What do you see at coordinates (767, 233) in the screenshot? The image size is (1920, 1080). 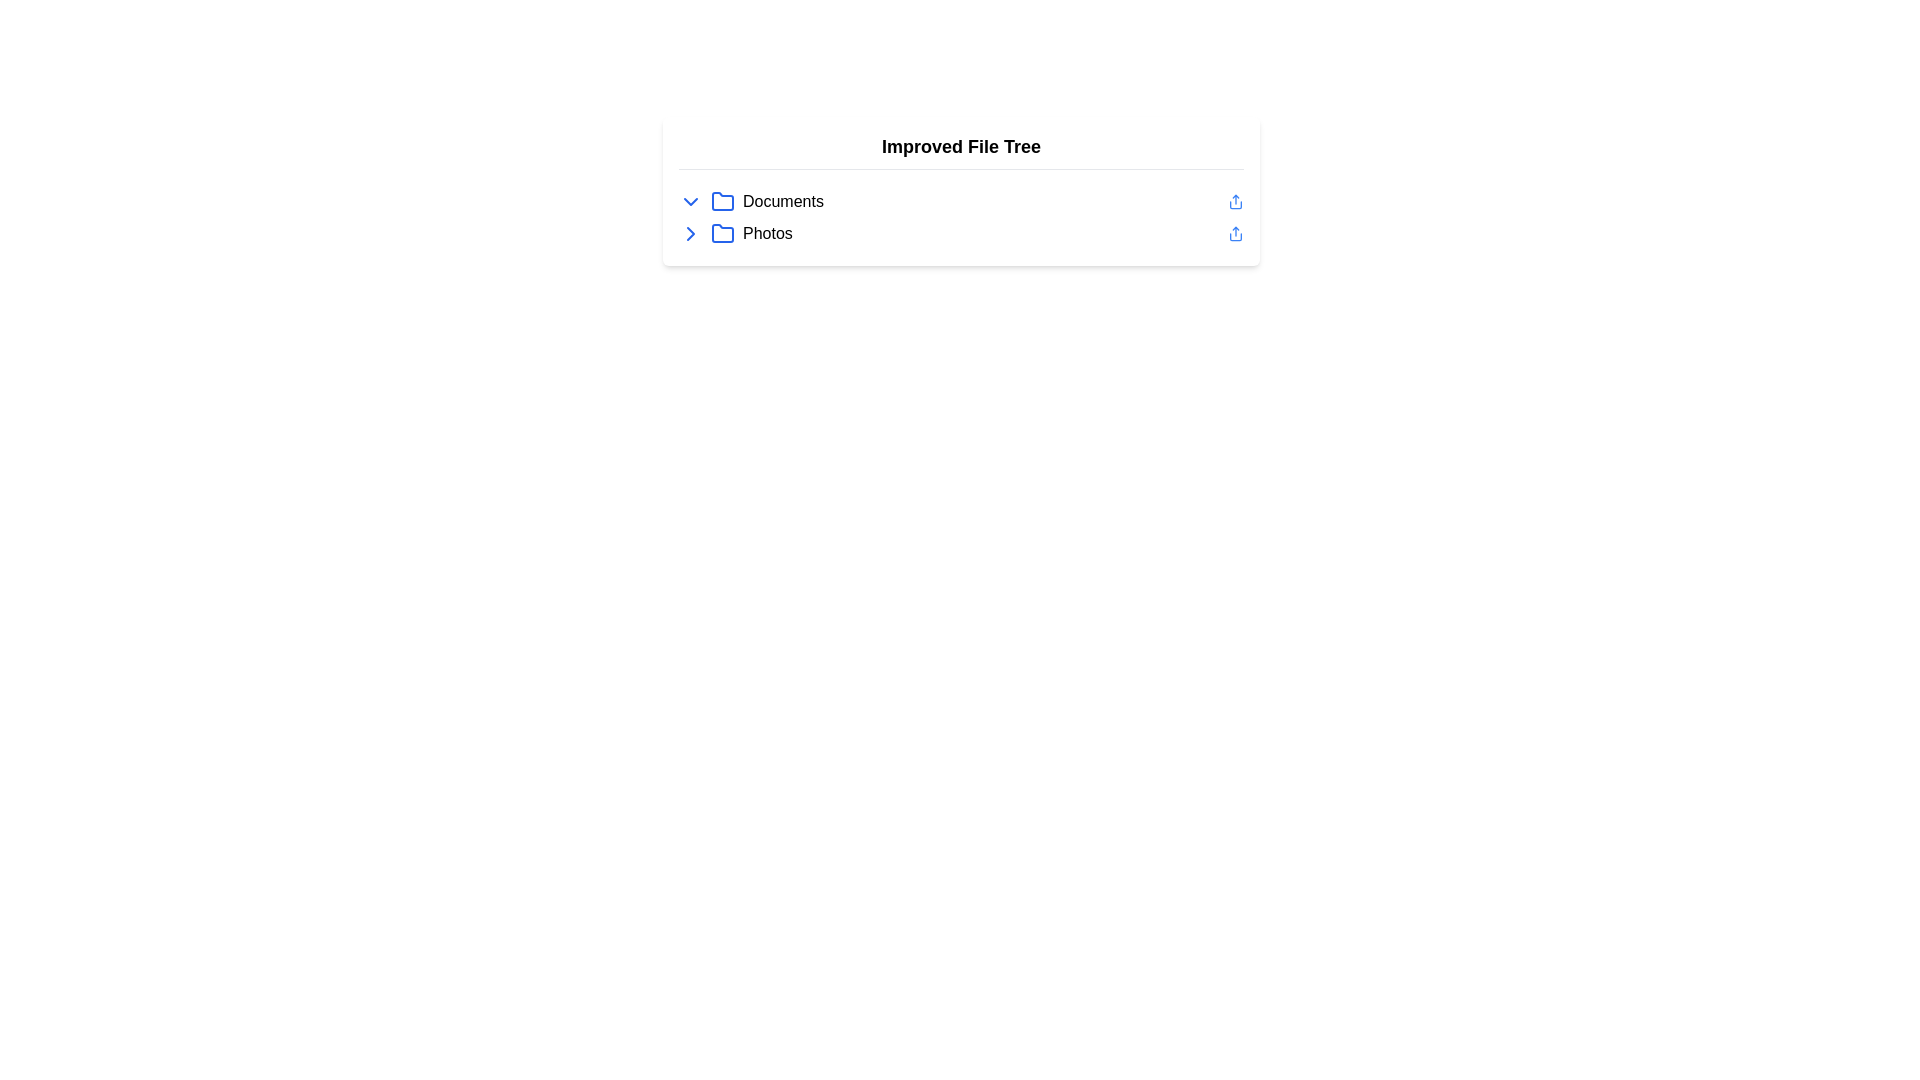 I see `the 'Photos' text label, which is styled in a clean sans-serif font and positioned to the right of a folder icon within the file tree interface` at bounding box center [767, 233].